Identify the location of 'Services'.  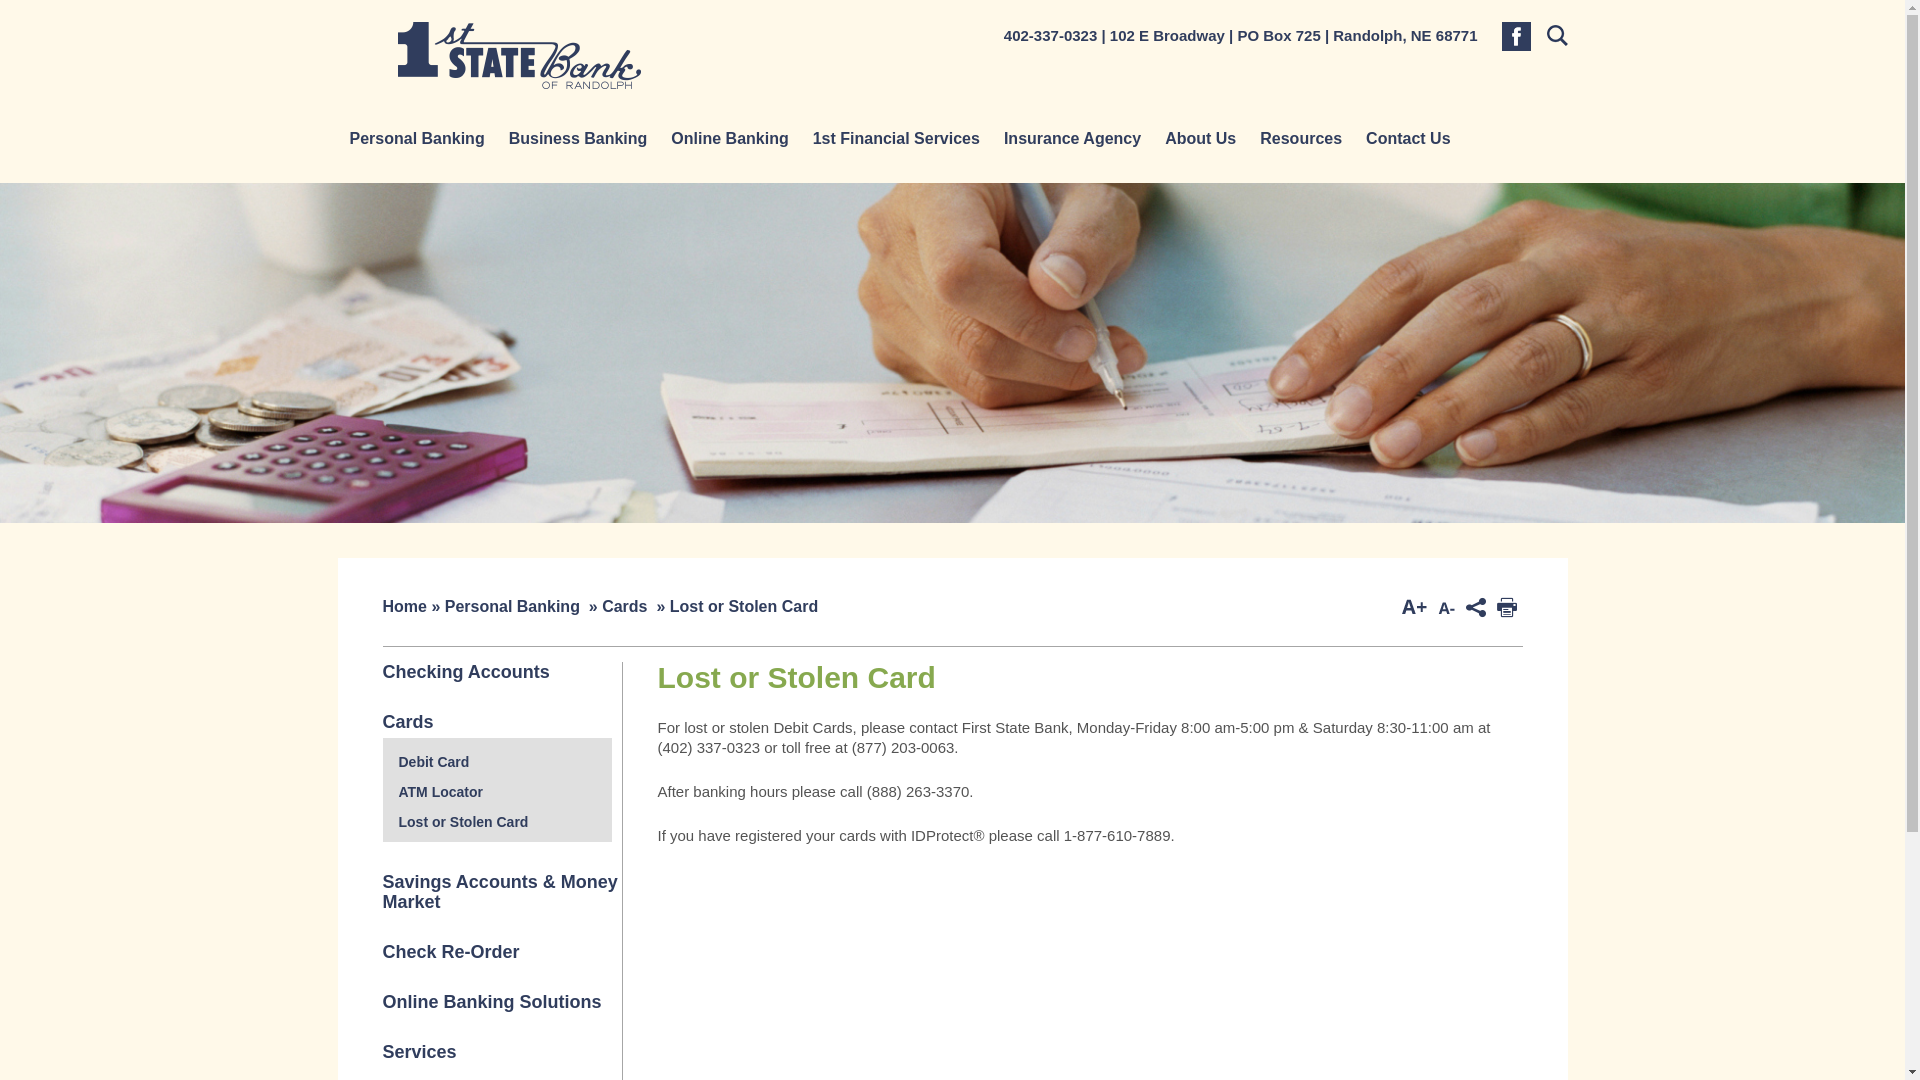
(417, 1051).